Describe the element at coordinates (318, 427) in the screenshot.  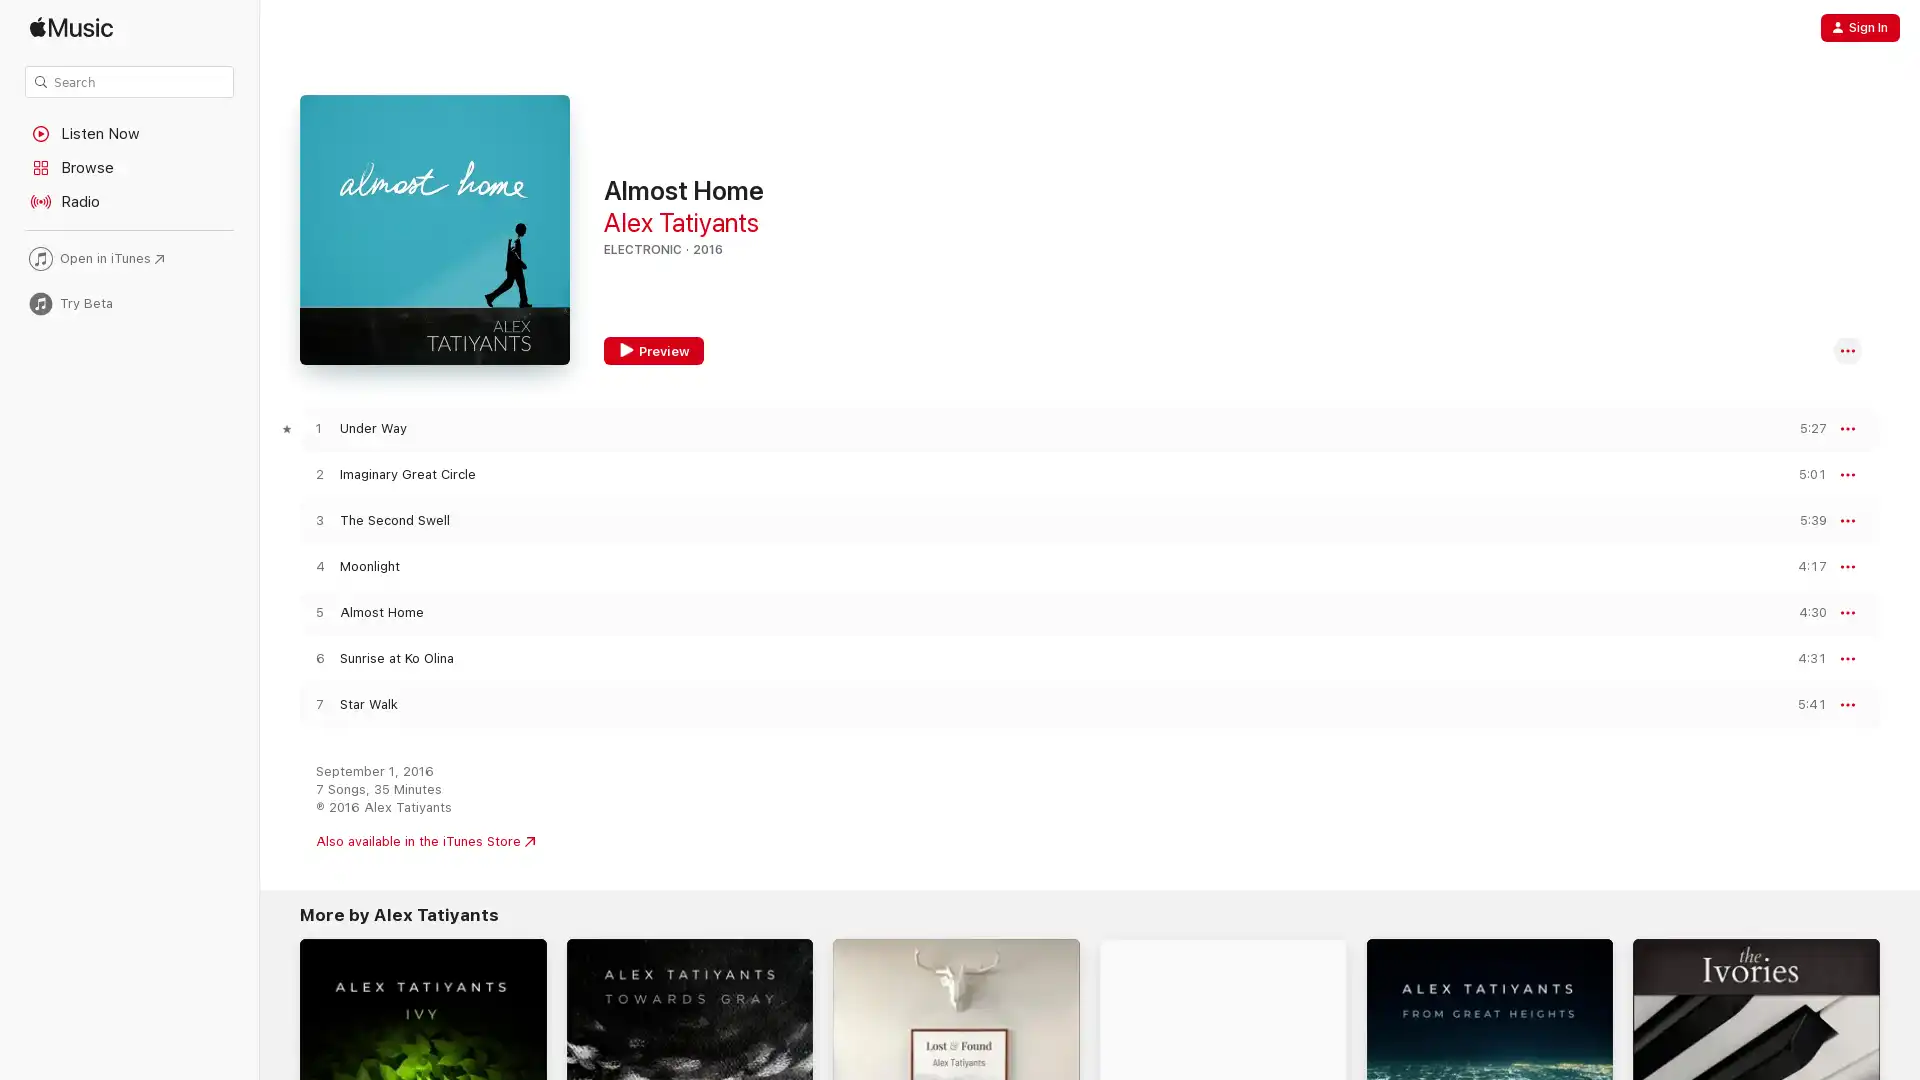
I see `Play` at that location.